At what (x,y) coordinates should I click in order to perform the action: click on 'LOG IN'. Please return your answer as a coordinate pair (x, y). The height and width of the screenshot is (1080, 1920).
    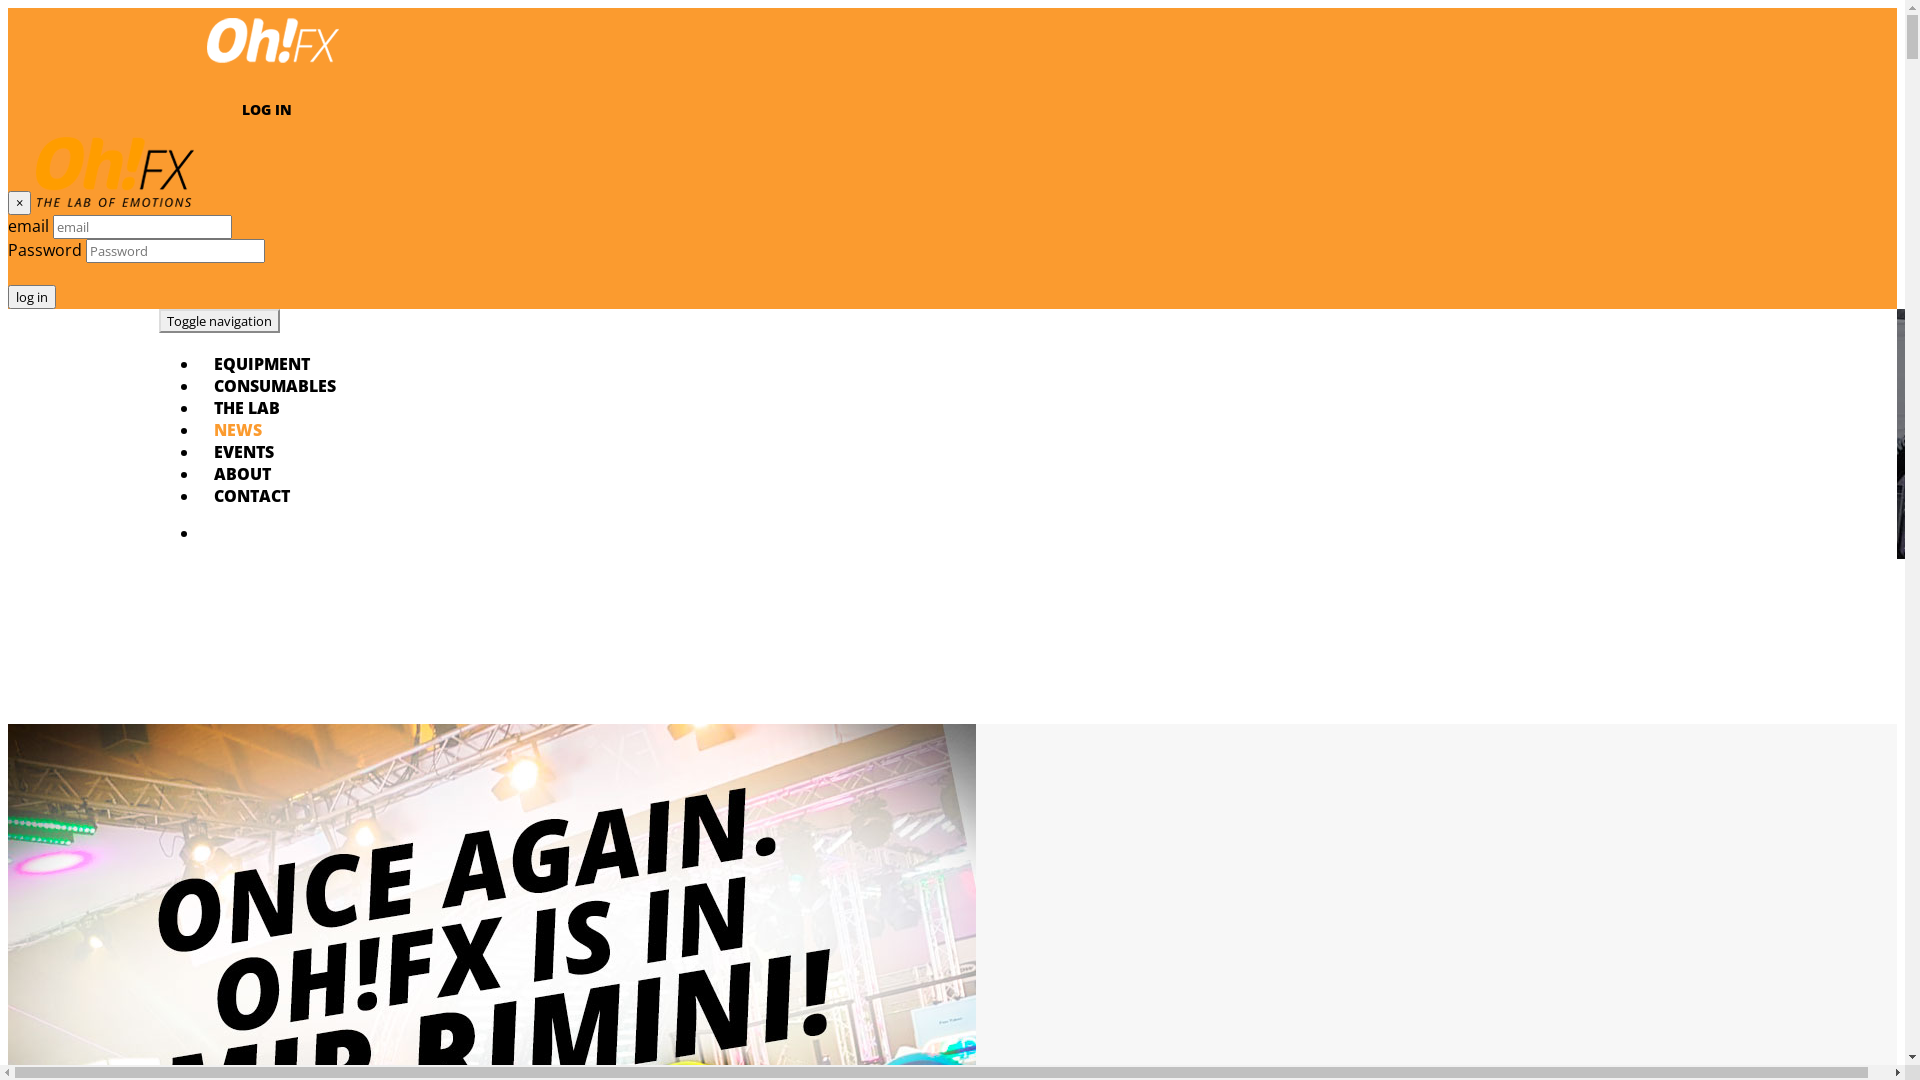
    Looking at the image, I should click on (266, 109).